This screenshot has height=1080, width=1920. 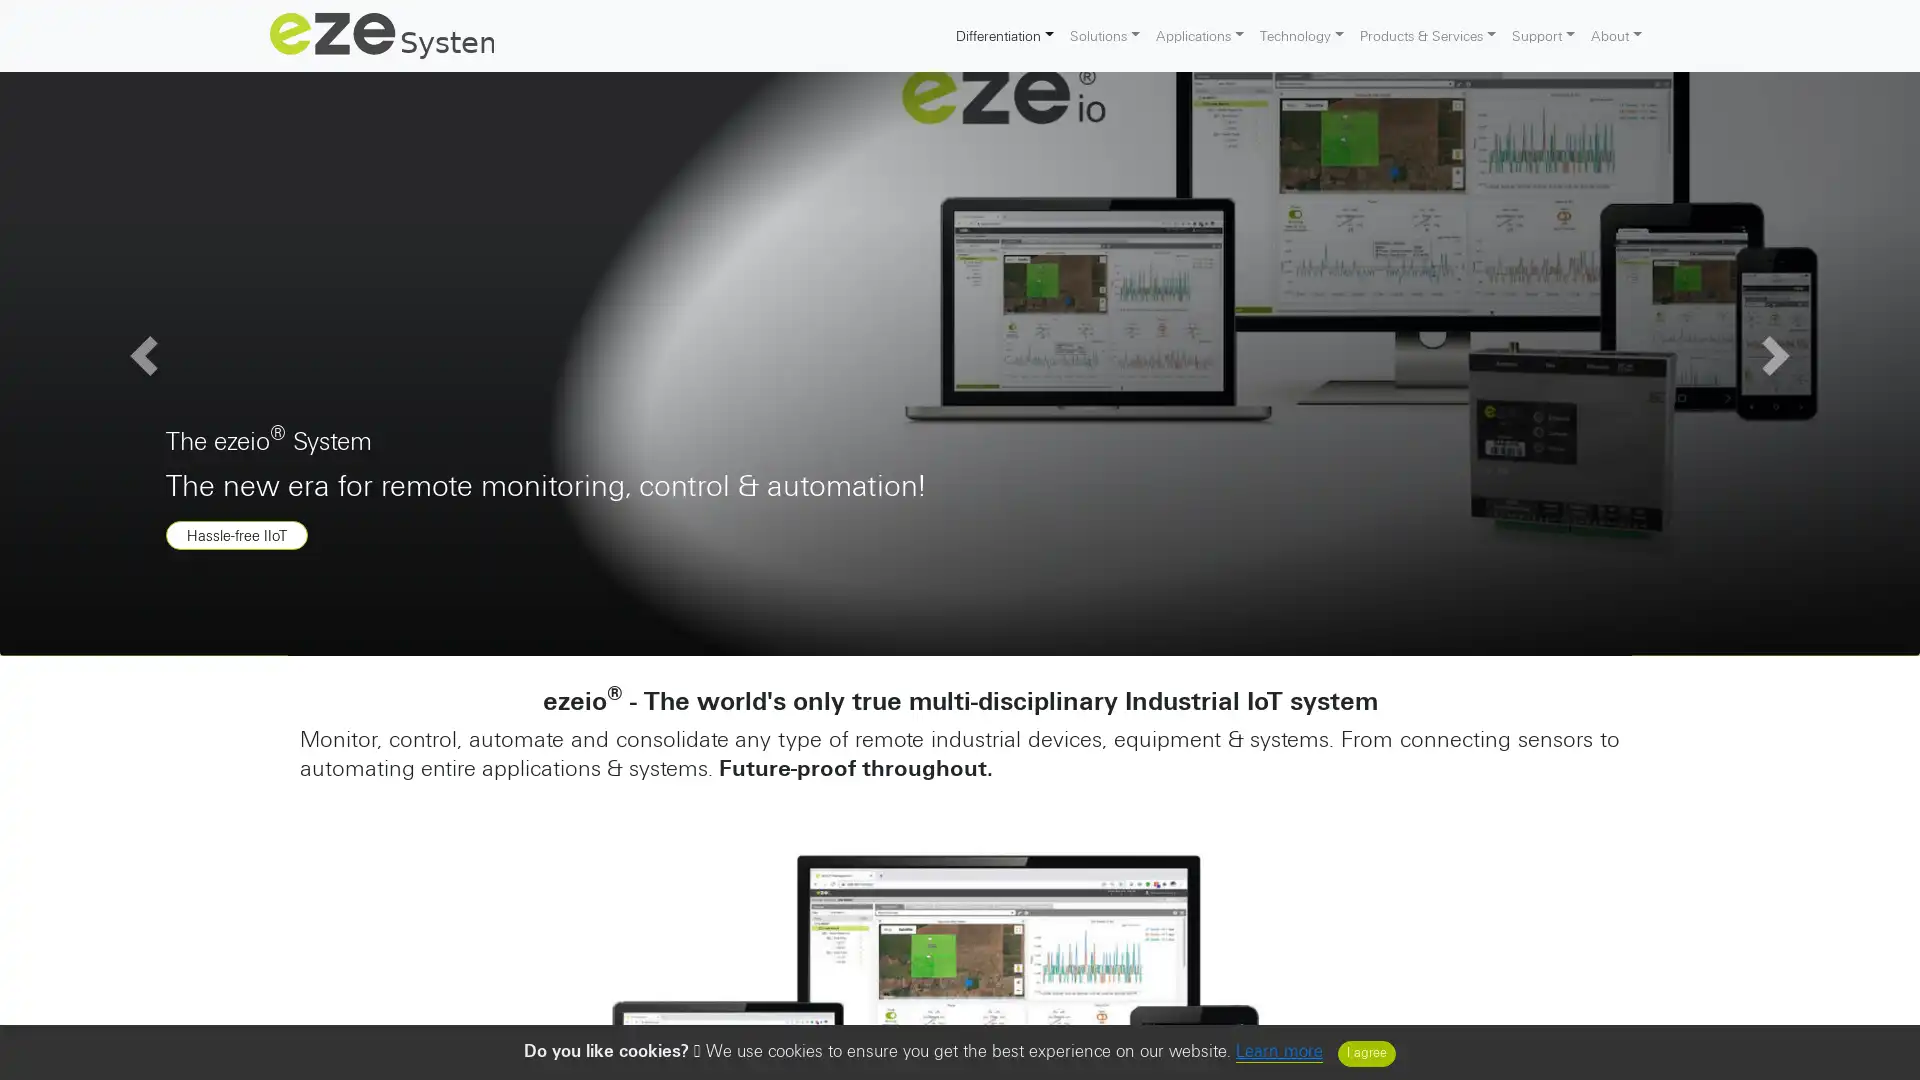 What do you see at coordinates (1366, 1052) in the screenshot?
I see `Close` at bounding box center [1366, 1052].